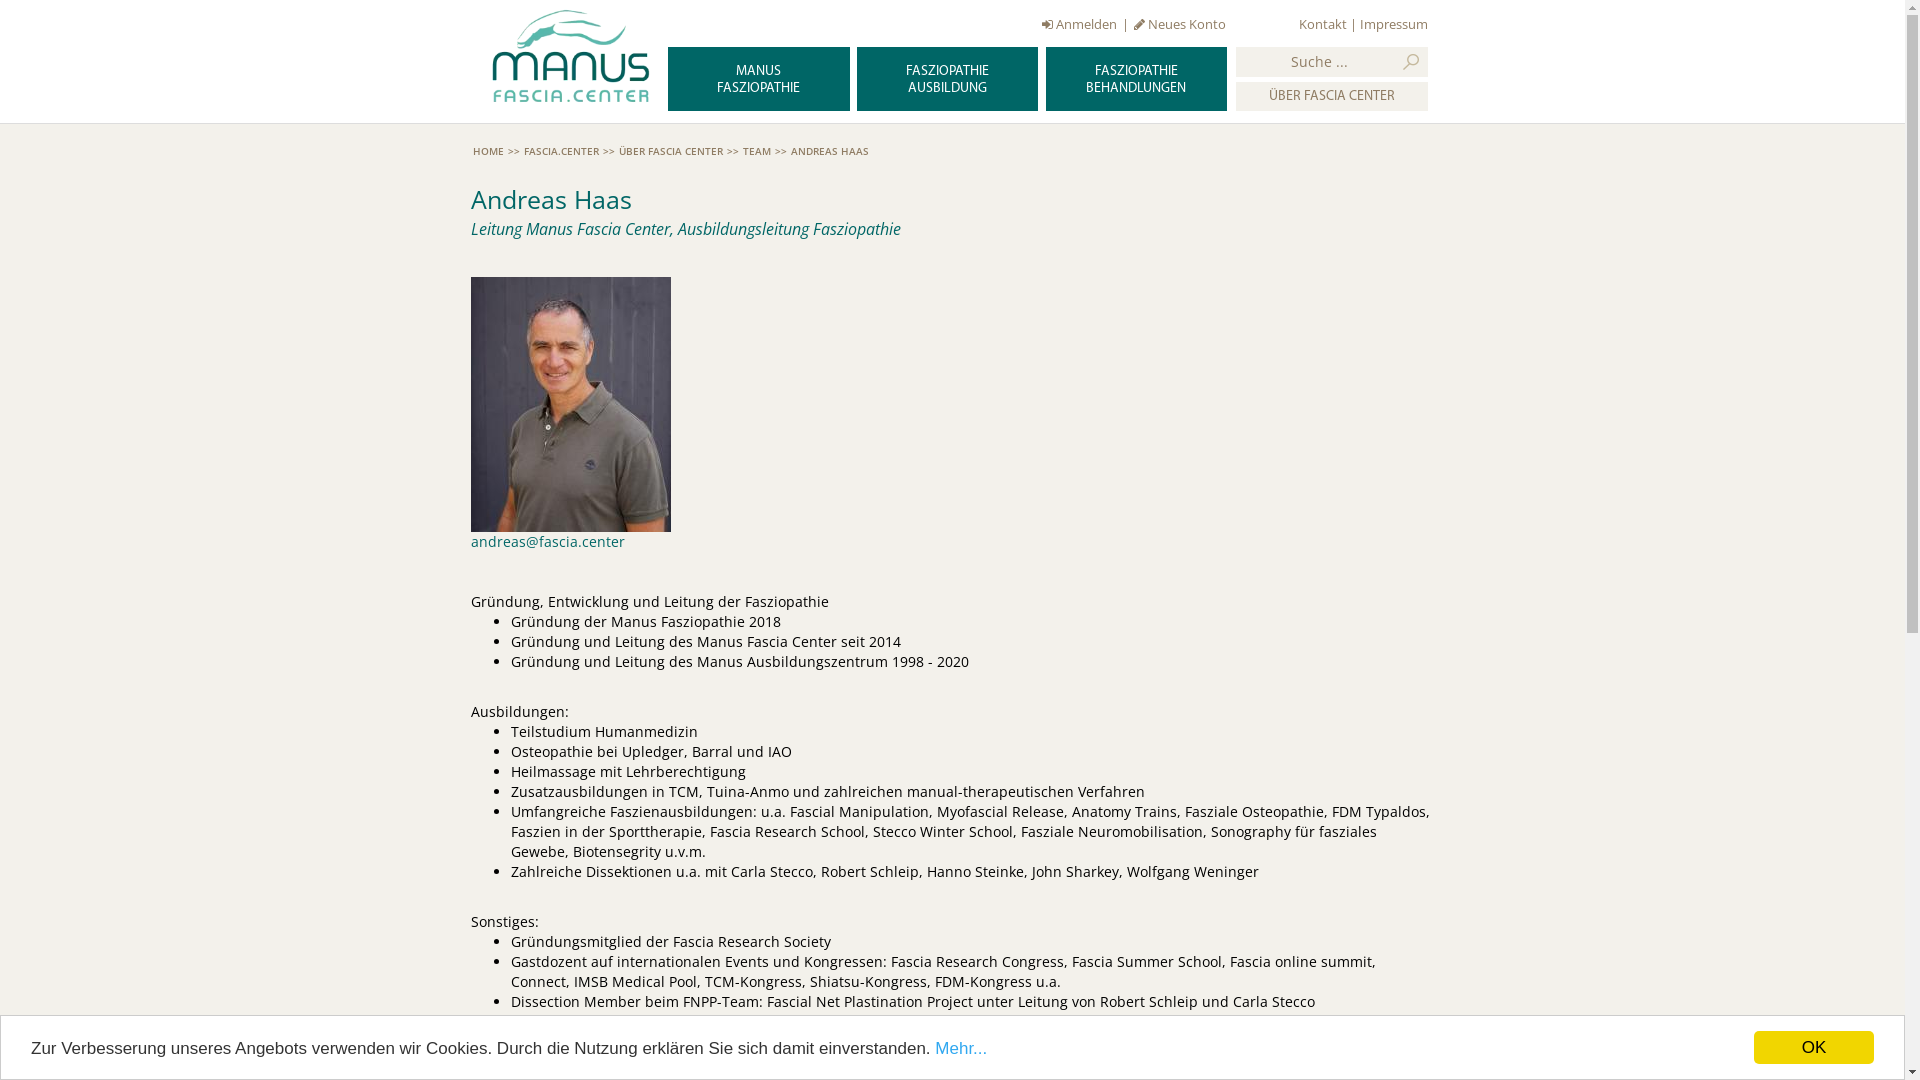 The width and height of the screenshot is (1920, 1080). I want to click on 'FASCIA.CENTER', so click(523, 149).